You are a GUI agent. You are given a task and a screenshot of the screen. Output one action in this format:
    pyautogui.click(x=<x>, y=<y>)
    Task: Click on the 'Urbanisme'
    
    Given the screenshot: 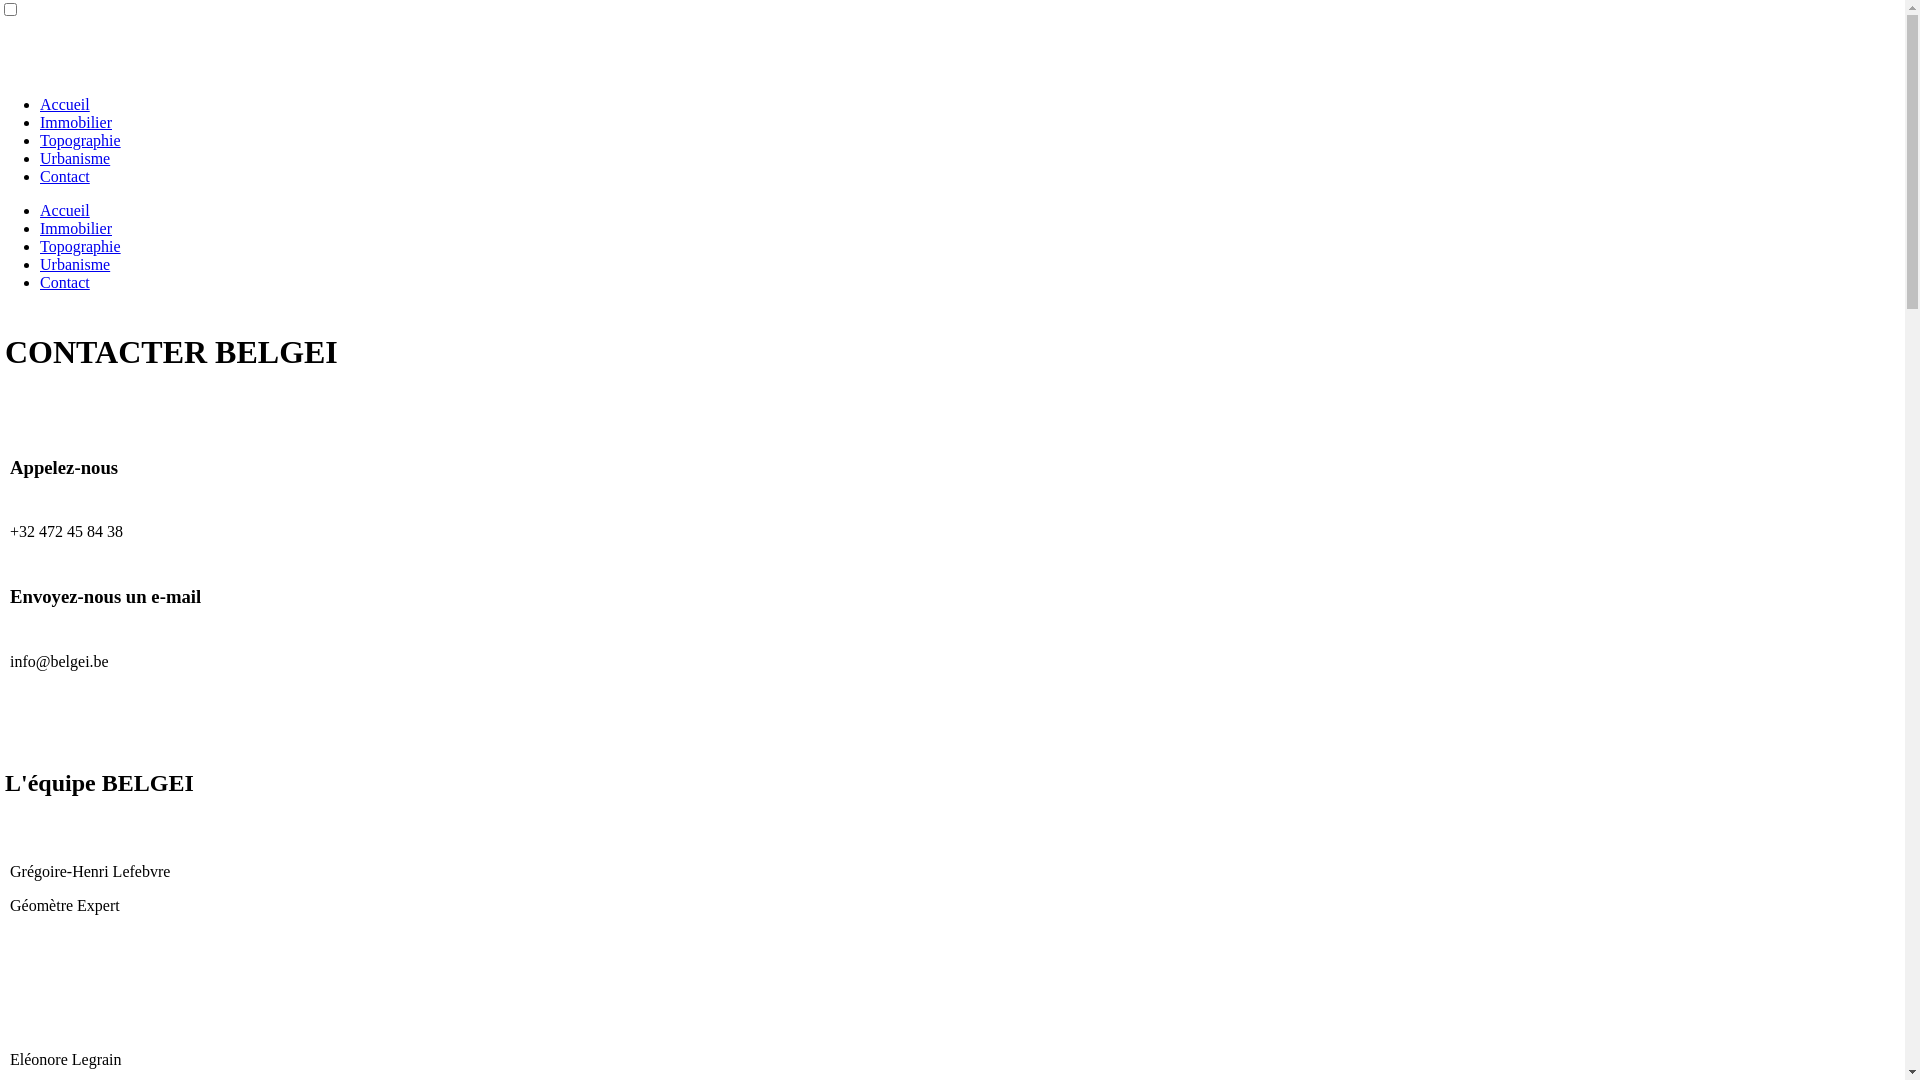 What is the action you would take?
    pyautogui.click(x=75, y=157)
    